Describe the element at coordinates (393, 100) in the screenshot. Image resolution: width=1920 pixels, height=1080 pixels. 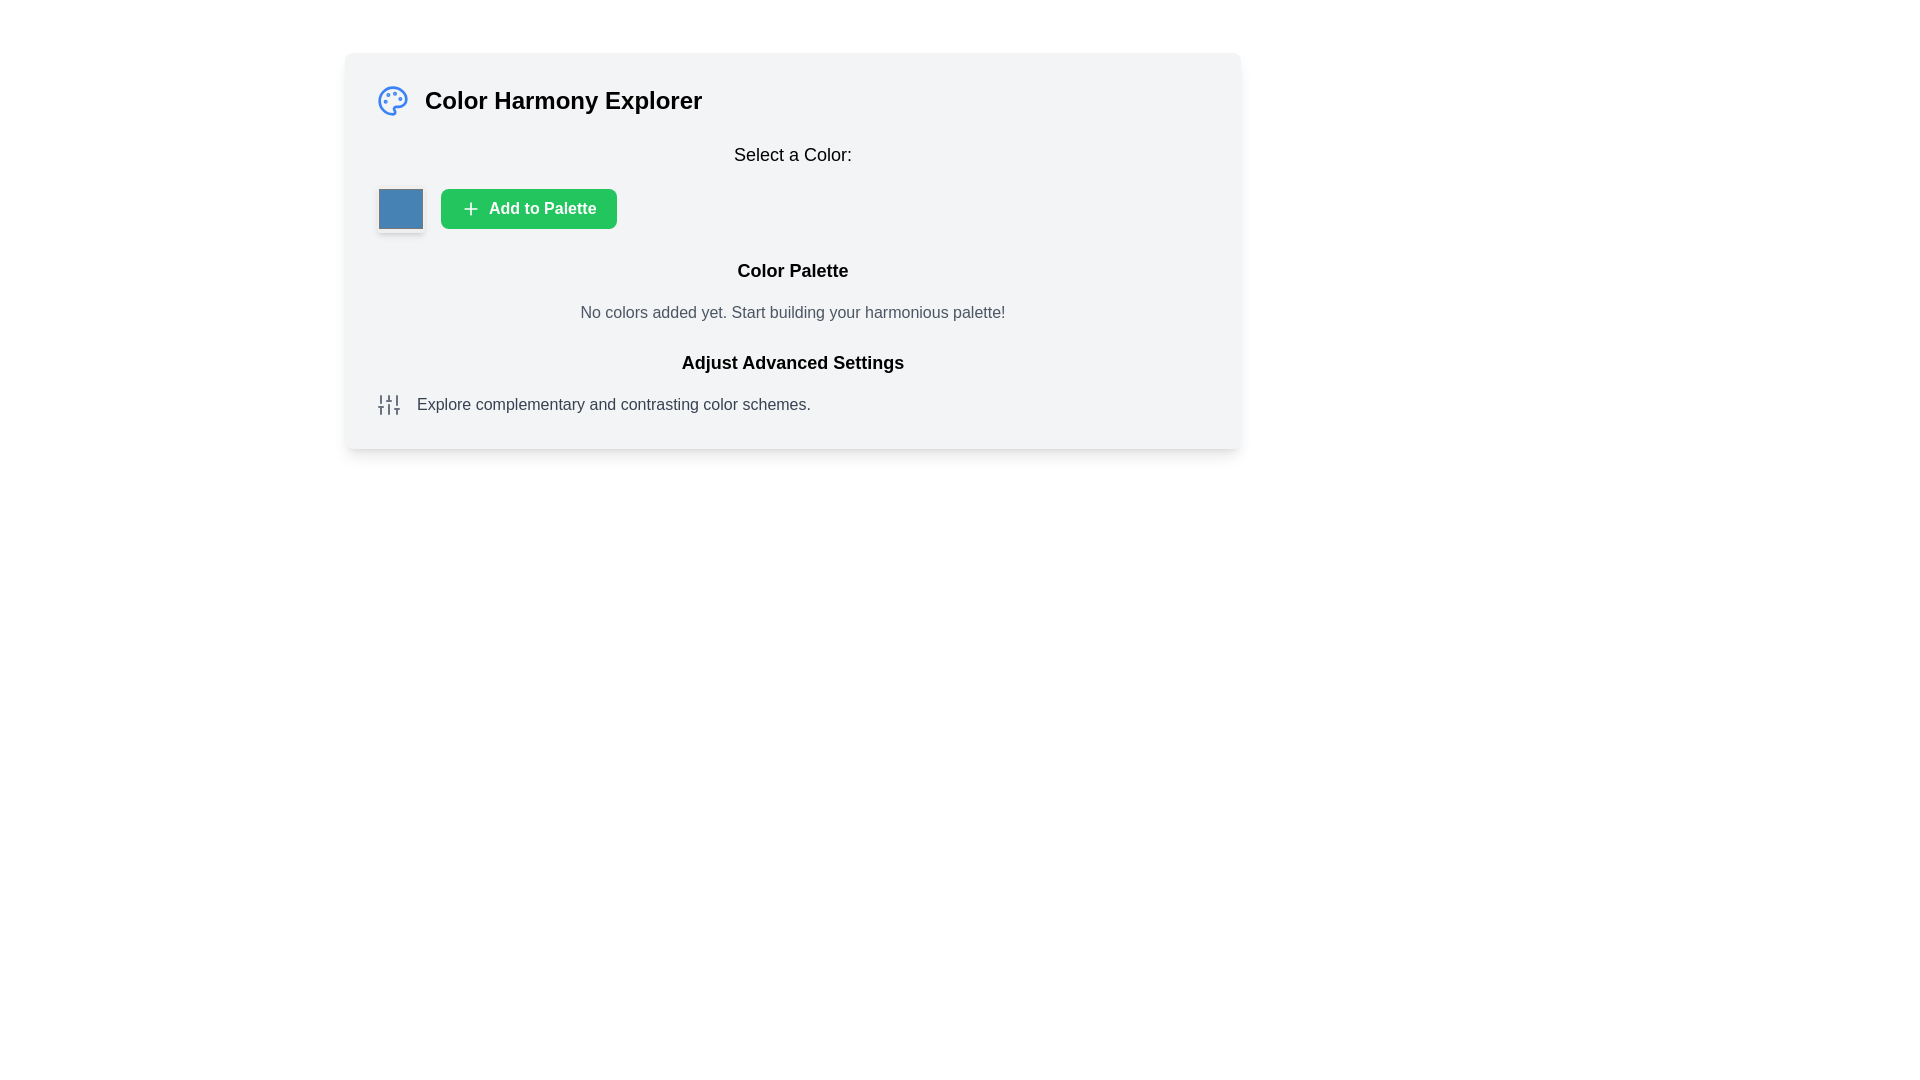
I see `the painter's palette icon located at the top-left corner of the 'Color Harmony Explorer' interface, which is visually striking with a blue outline and paint dabs` at that location.